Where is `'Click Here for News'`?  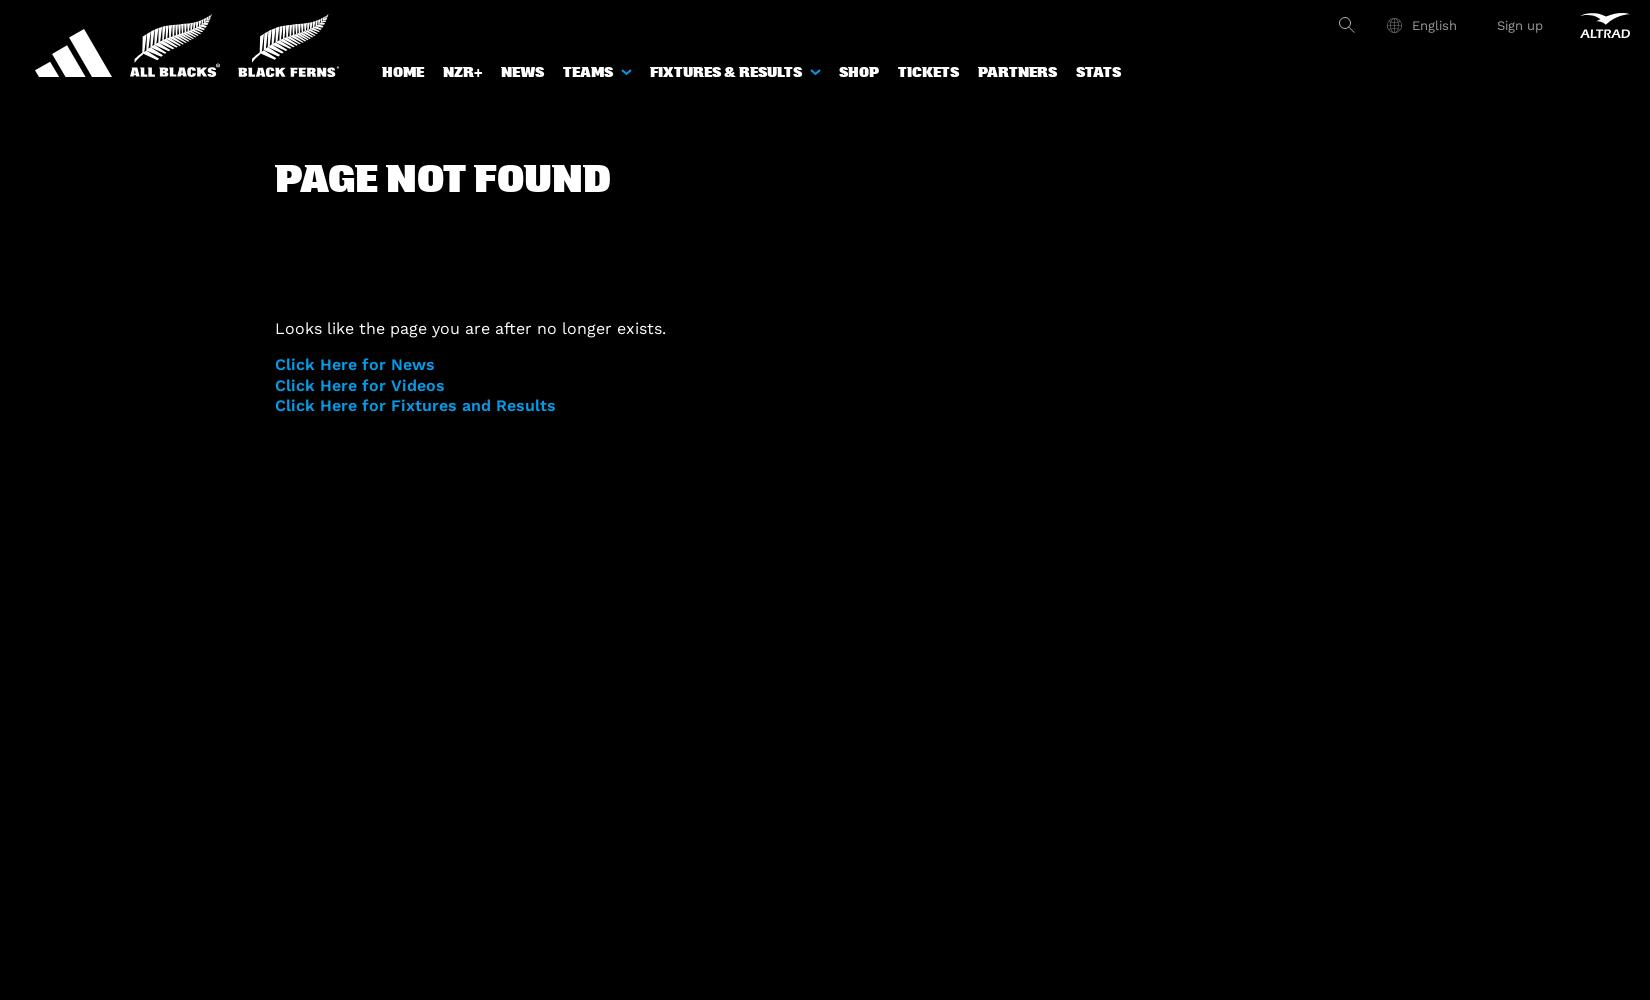
'Click Here for News' is located at coordinates (355, 362).